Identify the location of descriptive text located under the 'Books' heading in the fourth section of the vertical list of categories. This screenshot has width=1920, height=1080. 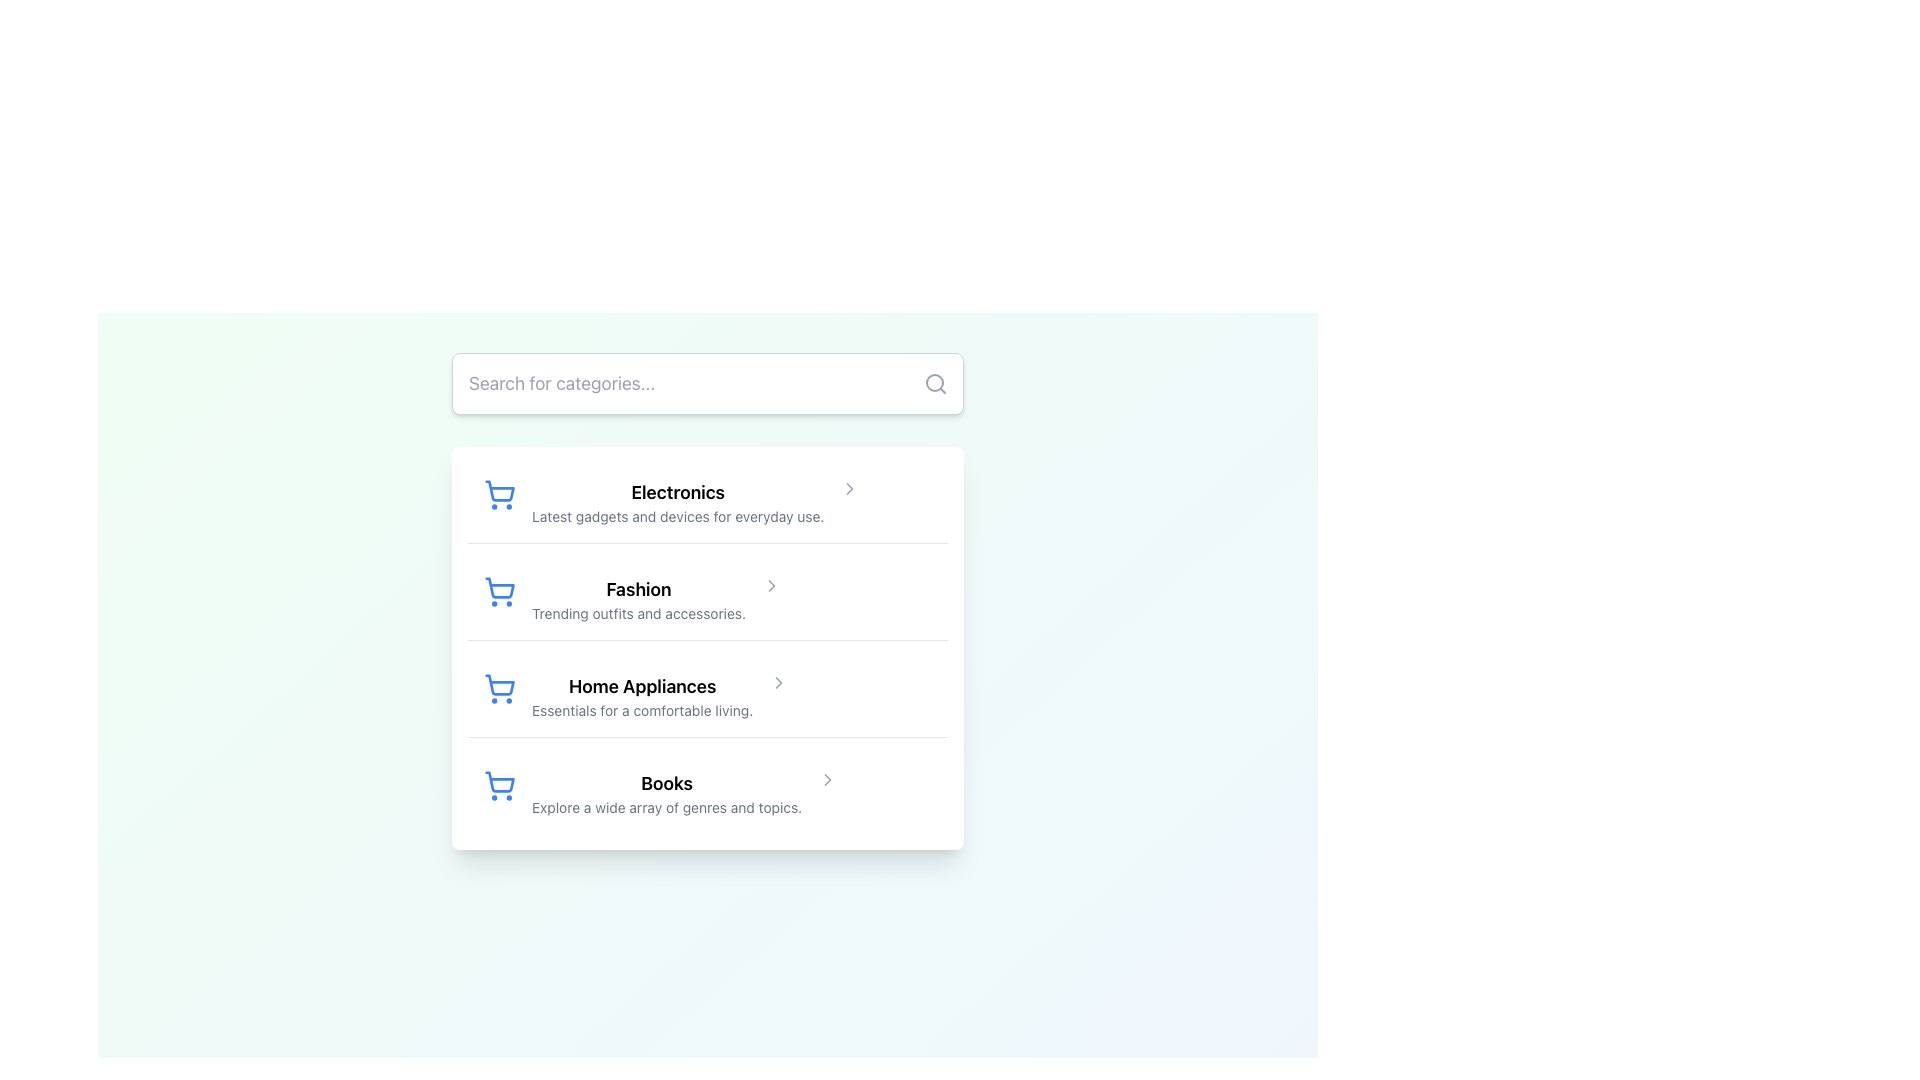
(667, 806).